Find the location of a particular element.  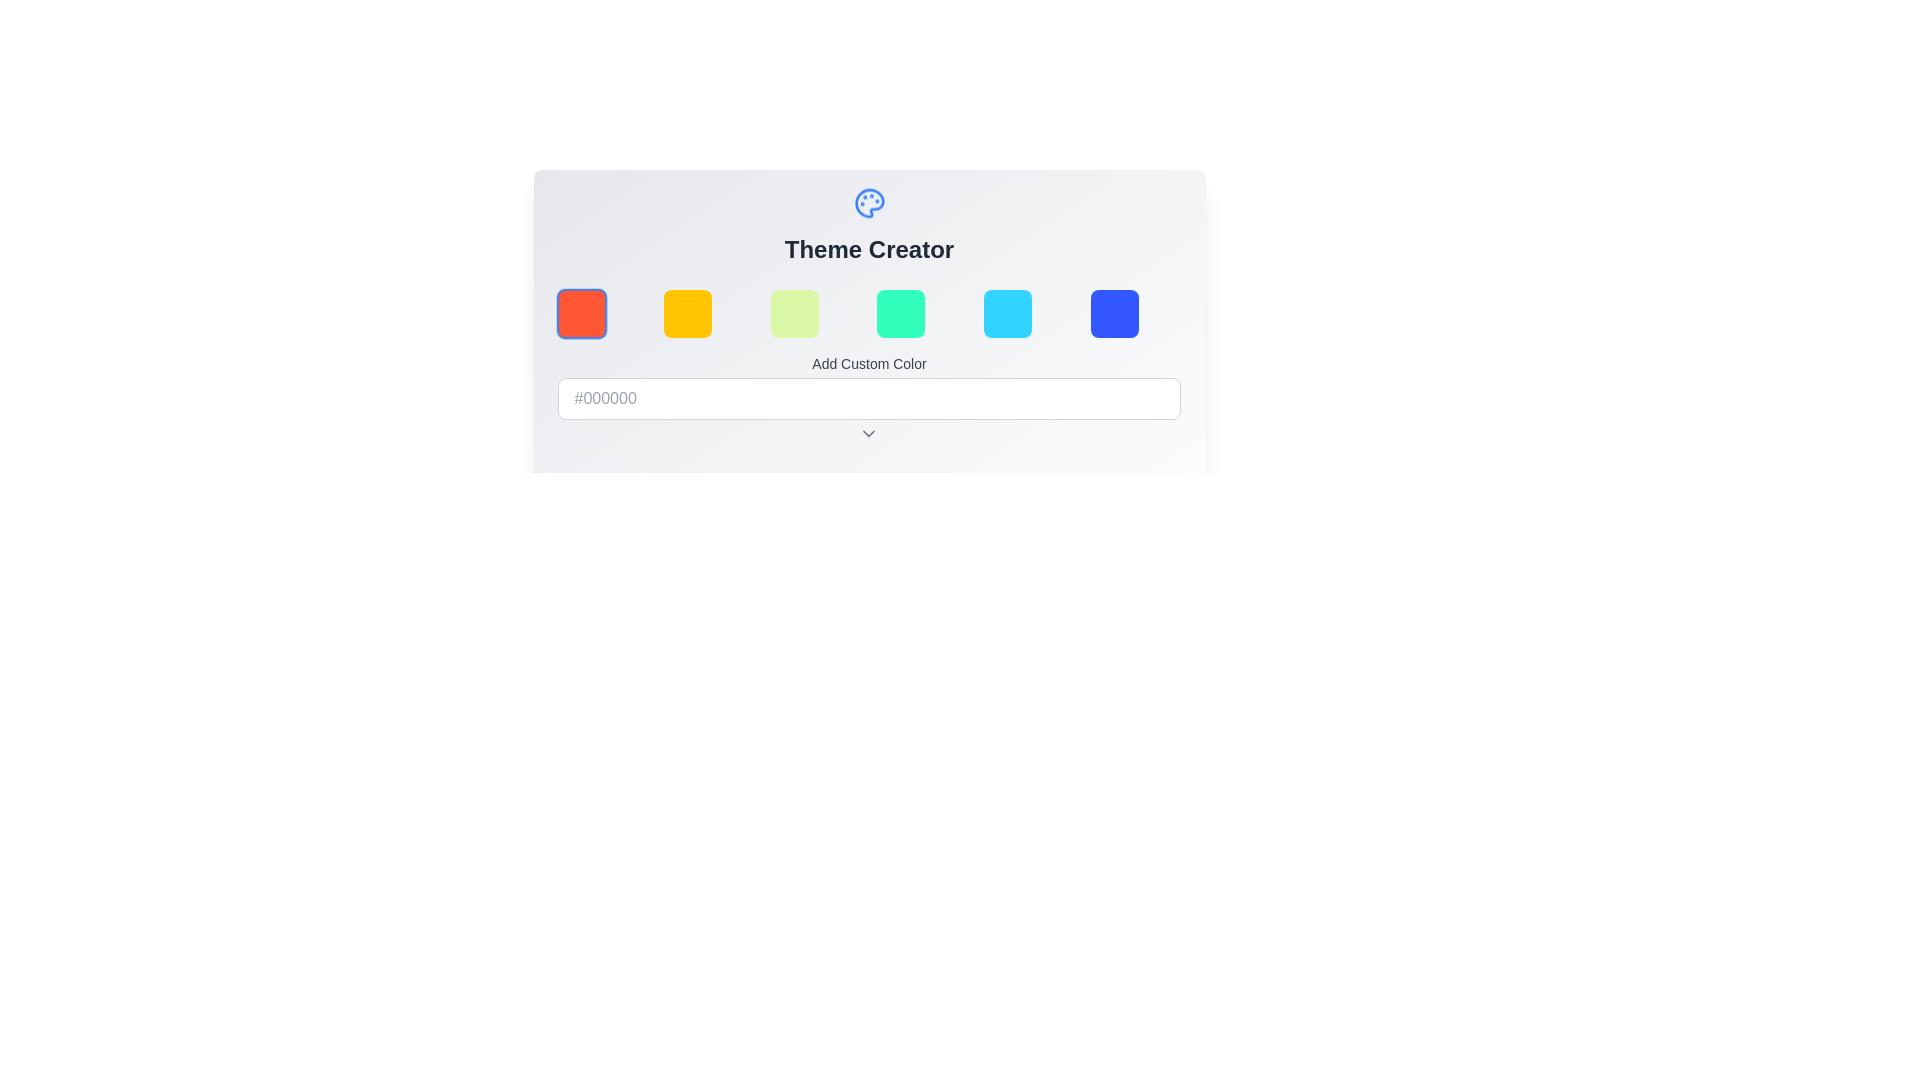

the first color option block in the grid layout is located at coordinates (580, 313).